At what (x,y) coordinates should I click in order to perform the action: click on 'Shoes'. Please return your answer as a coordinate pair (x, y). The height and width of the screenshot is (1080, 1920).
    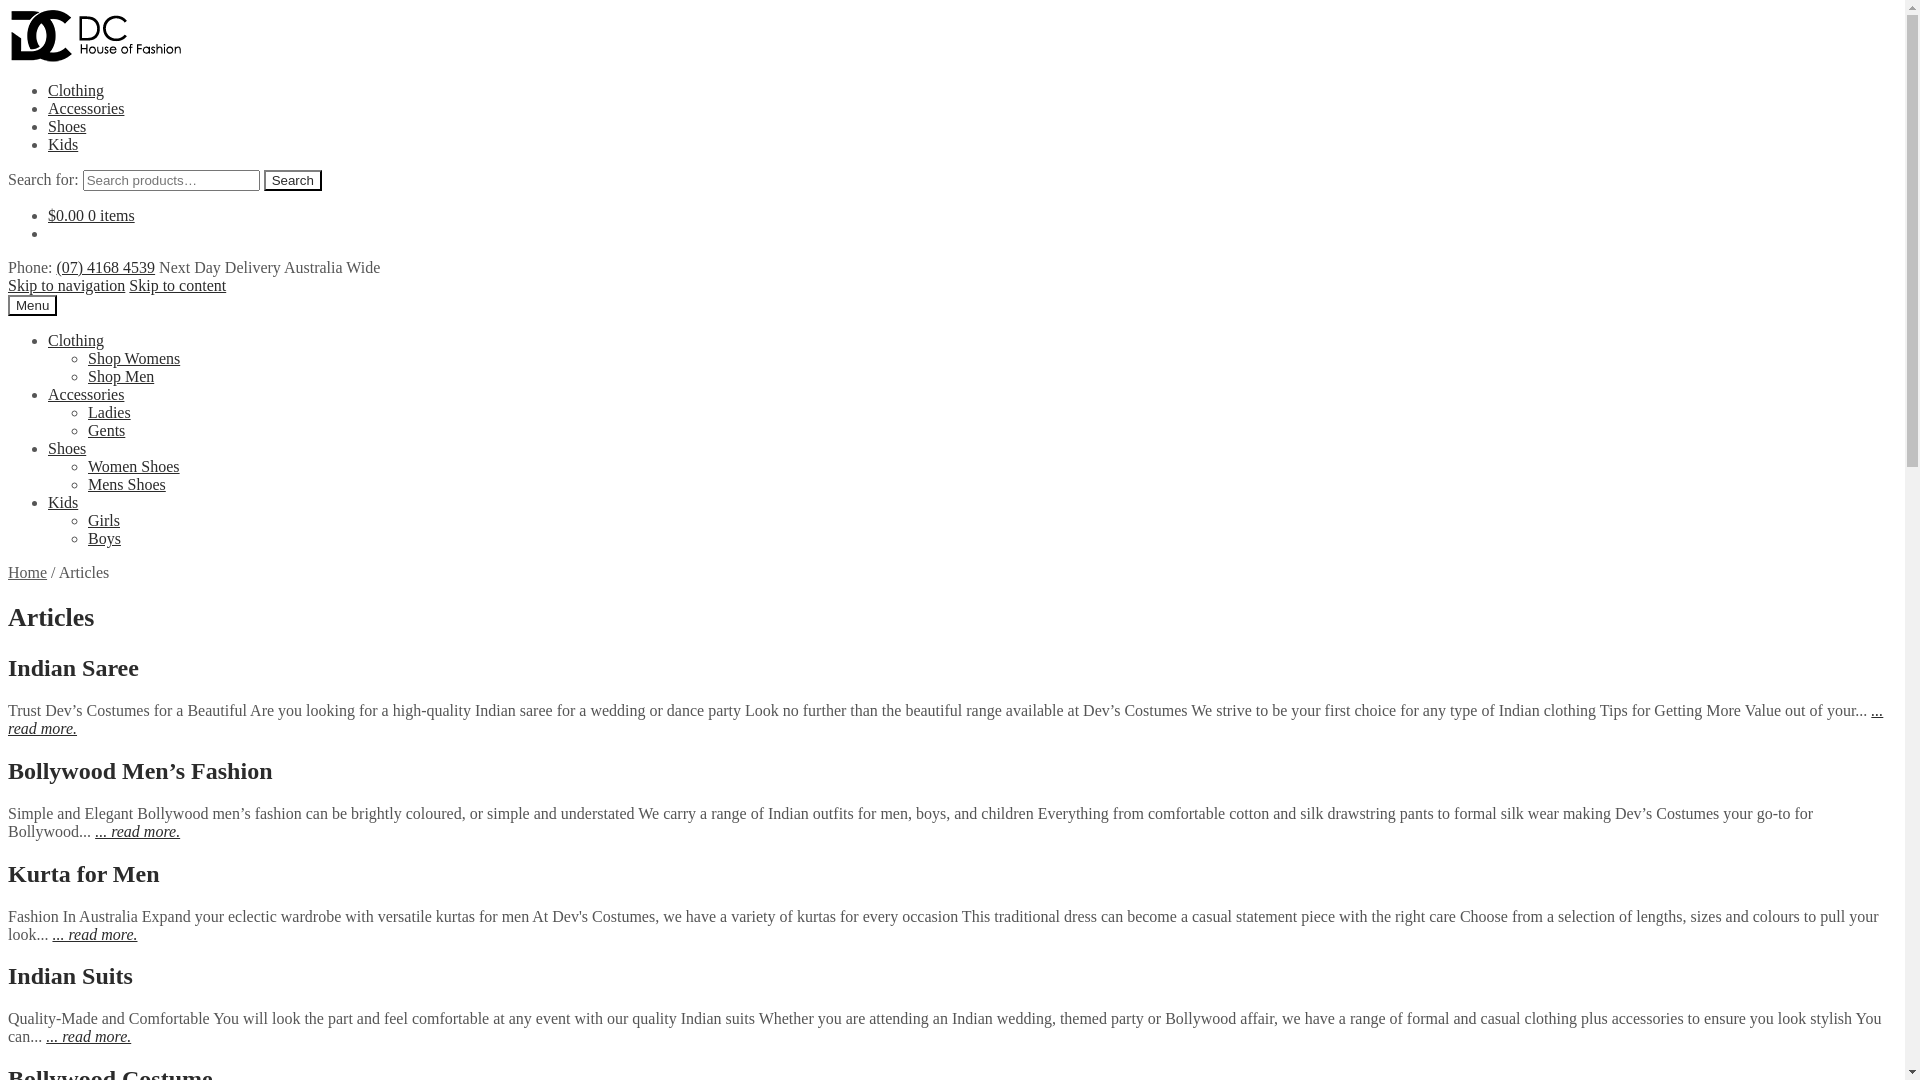
    Looking at the image, I should click on (67, 126).